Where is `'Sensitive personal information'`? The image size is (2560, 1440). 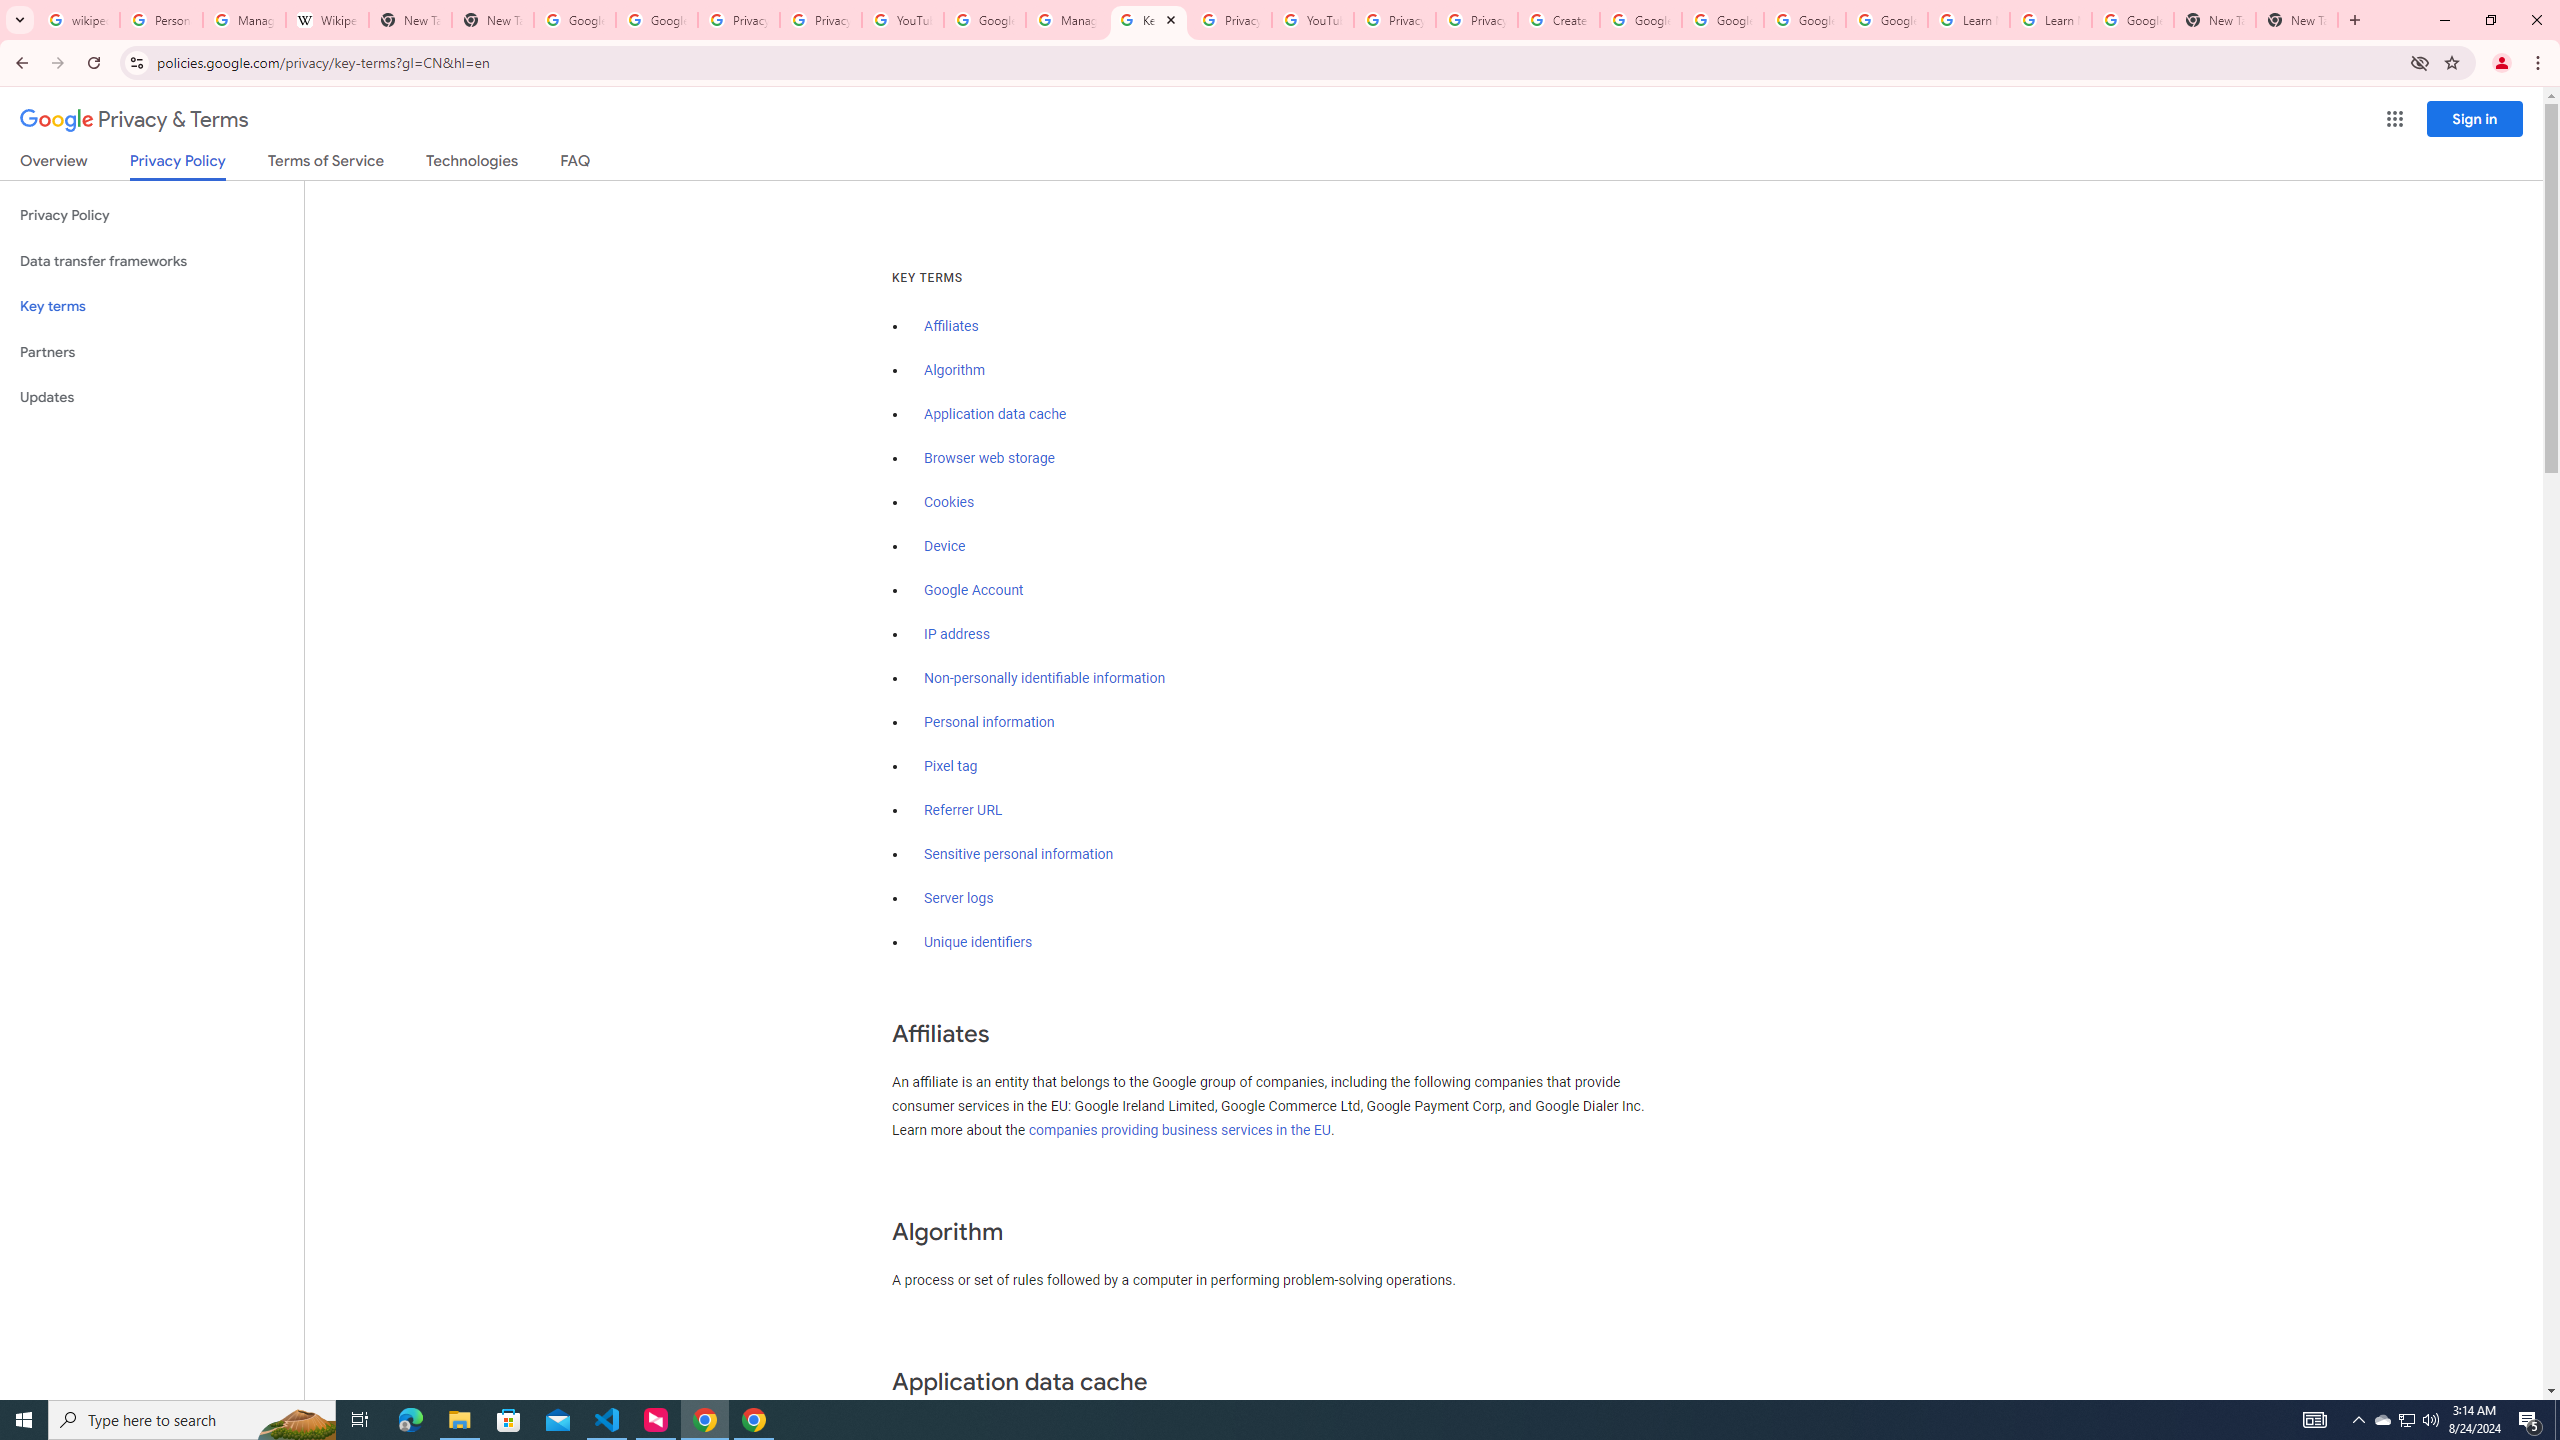 'Sensitive personal information' is located at coordinates (1018, 854).